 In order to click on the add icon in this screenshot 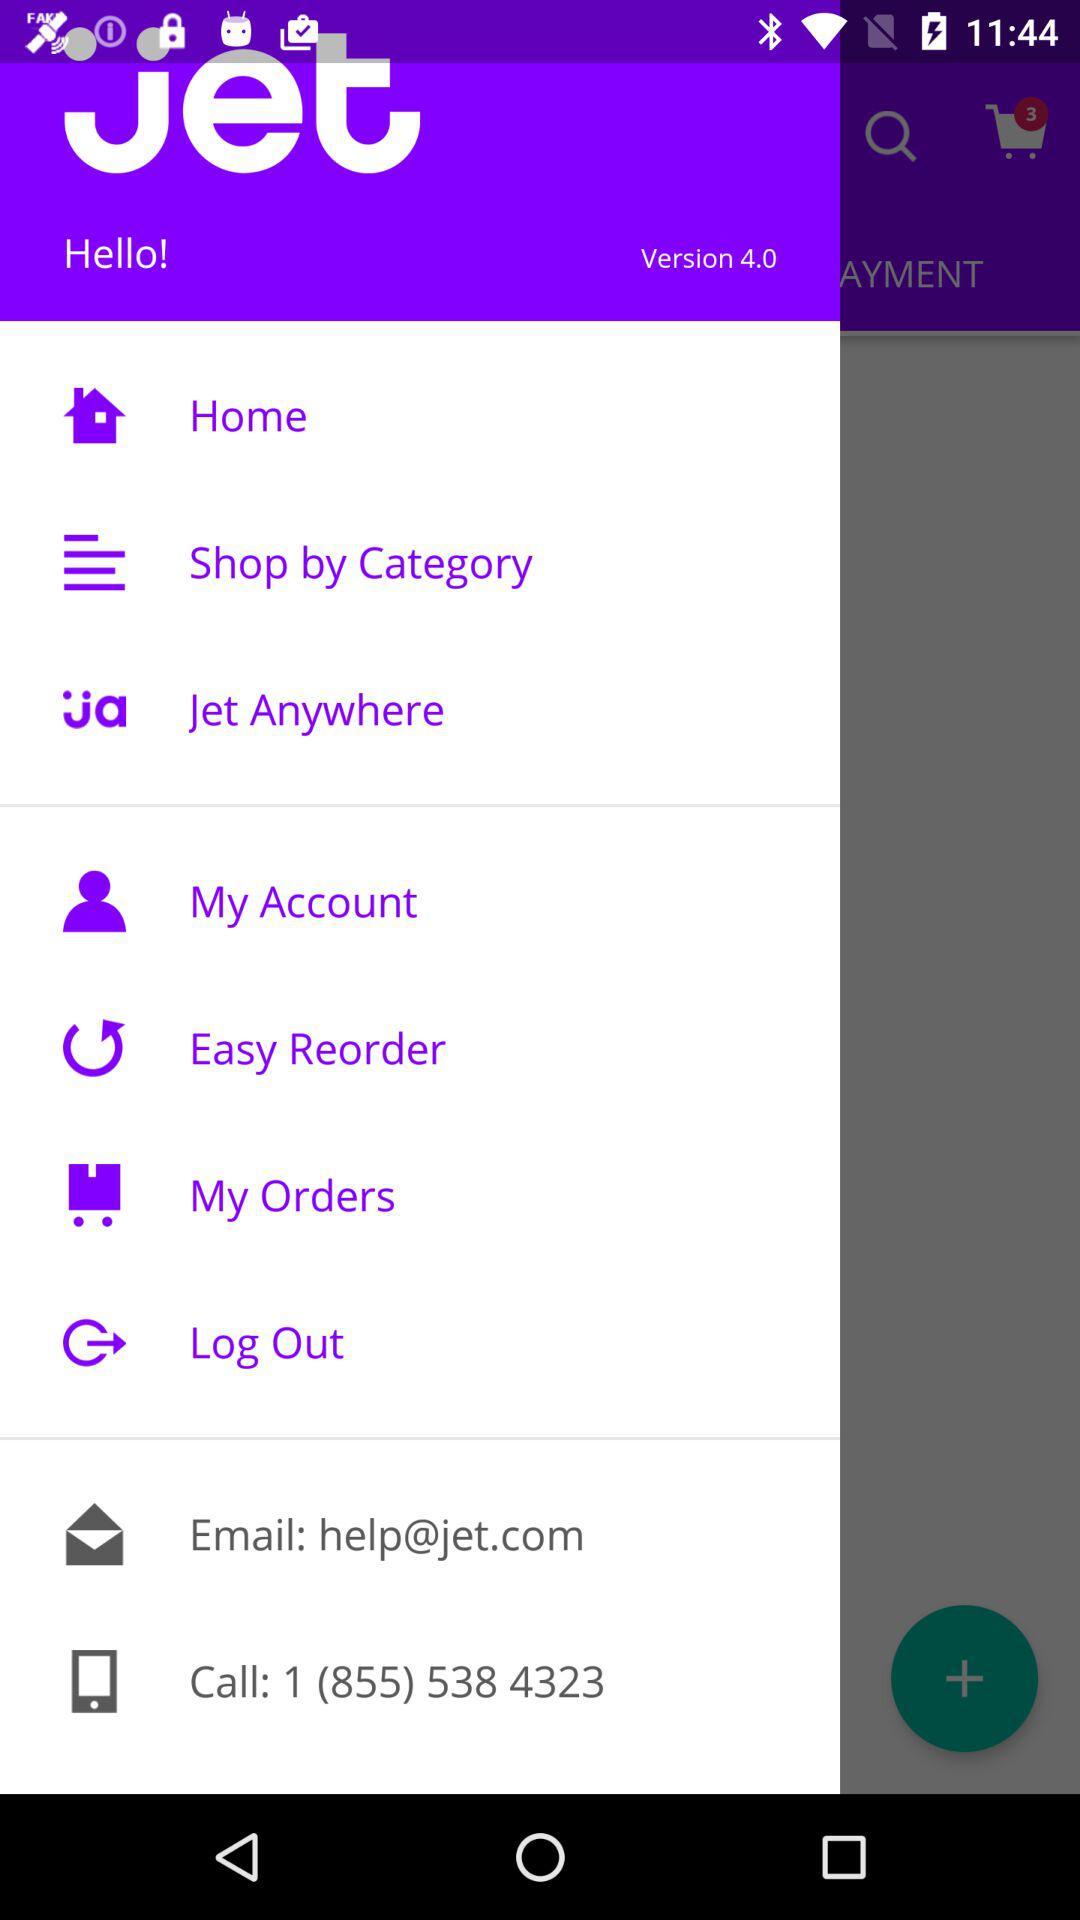, I will do `click(963, 1678)`.